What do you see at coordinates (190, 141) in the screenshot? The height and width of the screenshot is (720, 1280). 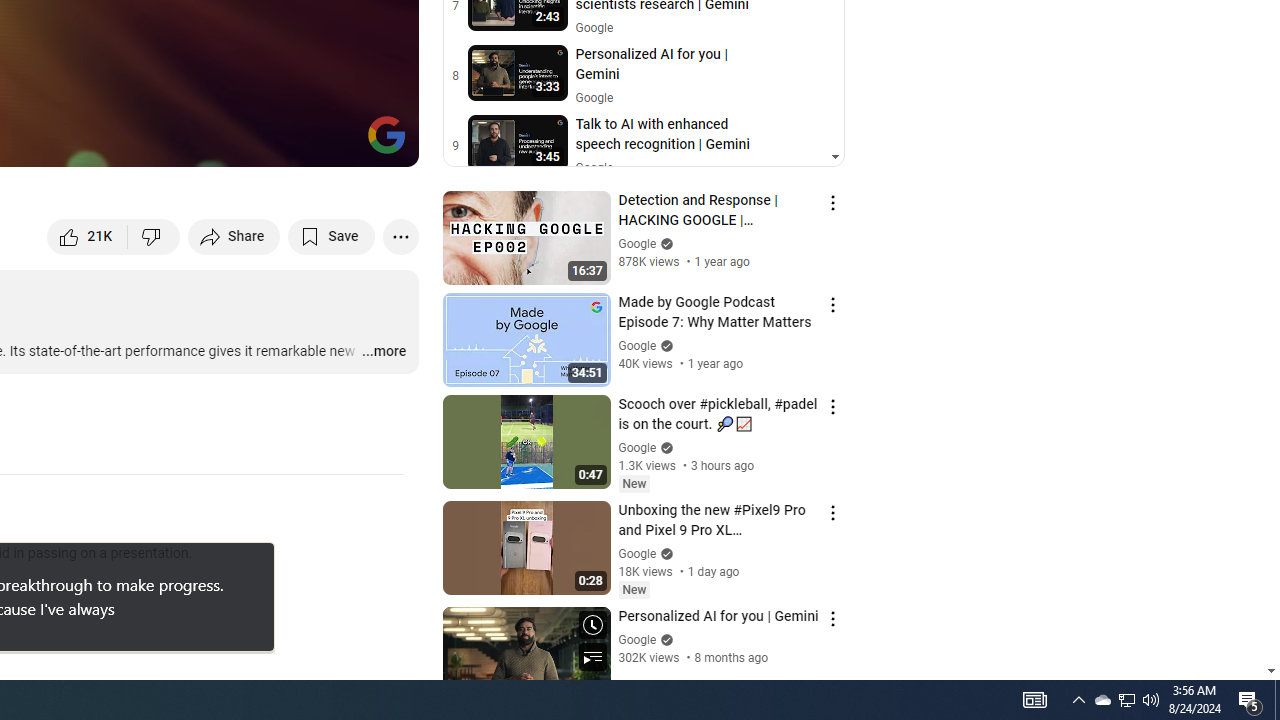 I see `'Subtitles/closed captions unavailable'` at bounding box center [190, 141].